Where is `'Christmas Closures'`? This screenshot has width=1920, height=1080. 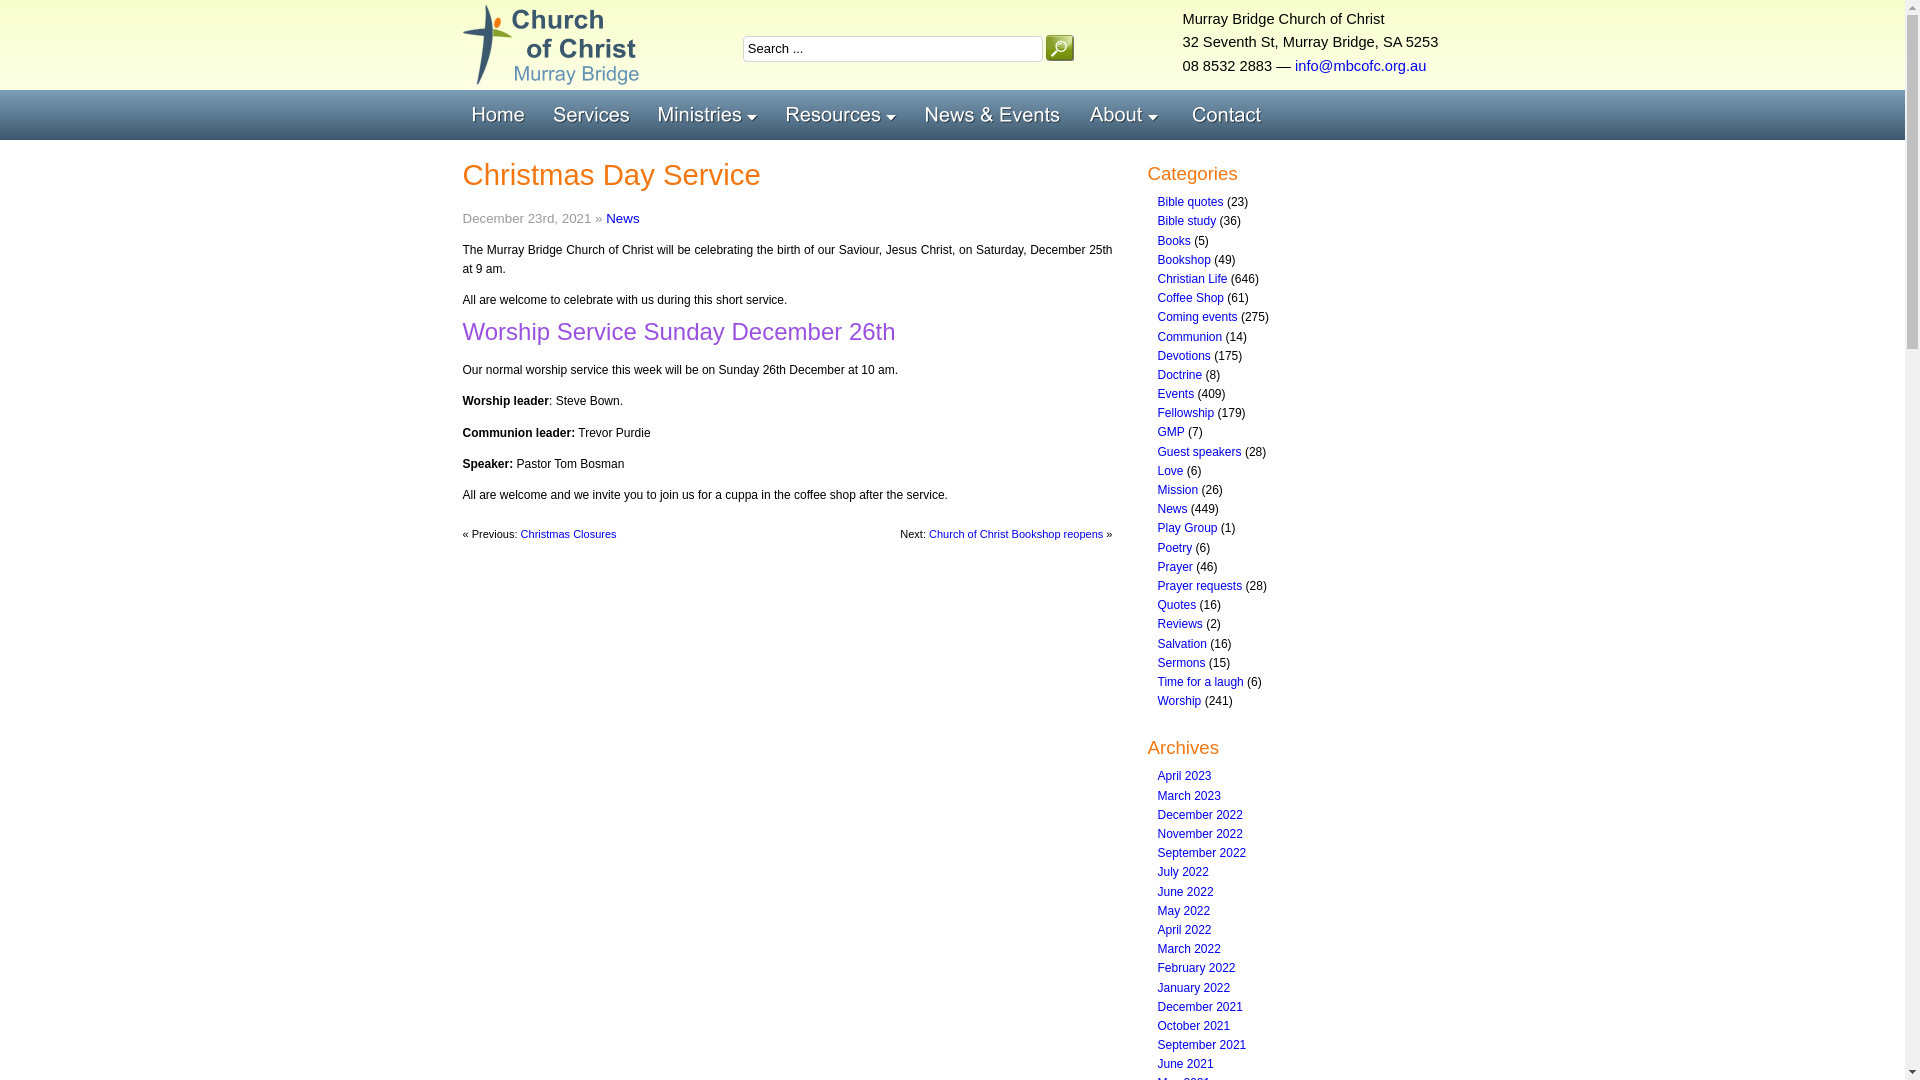 'Christmas Closures' is located at coordinates (568, 532).